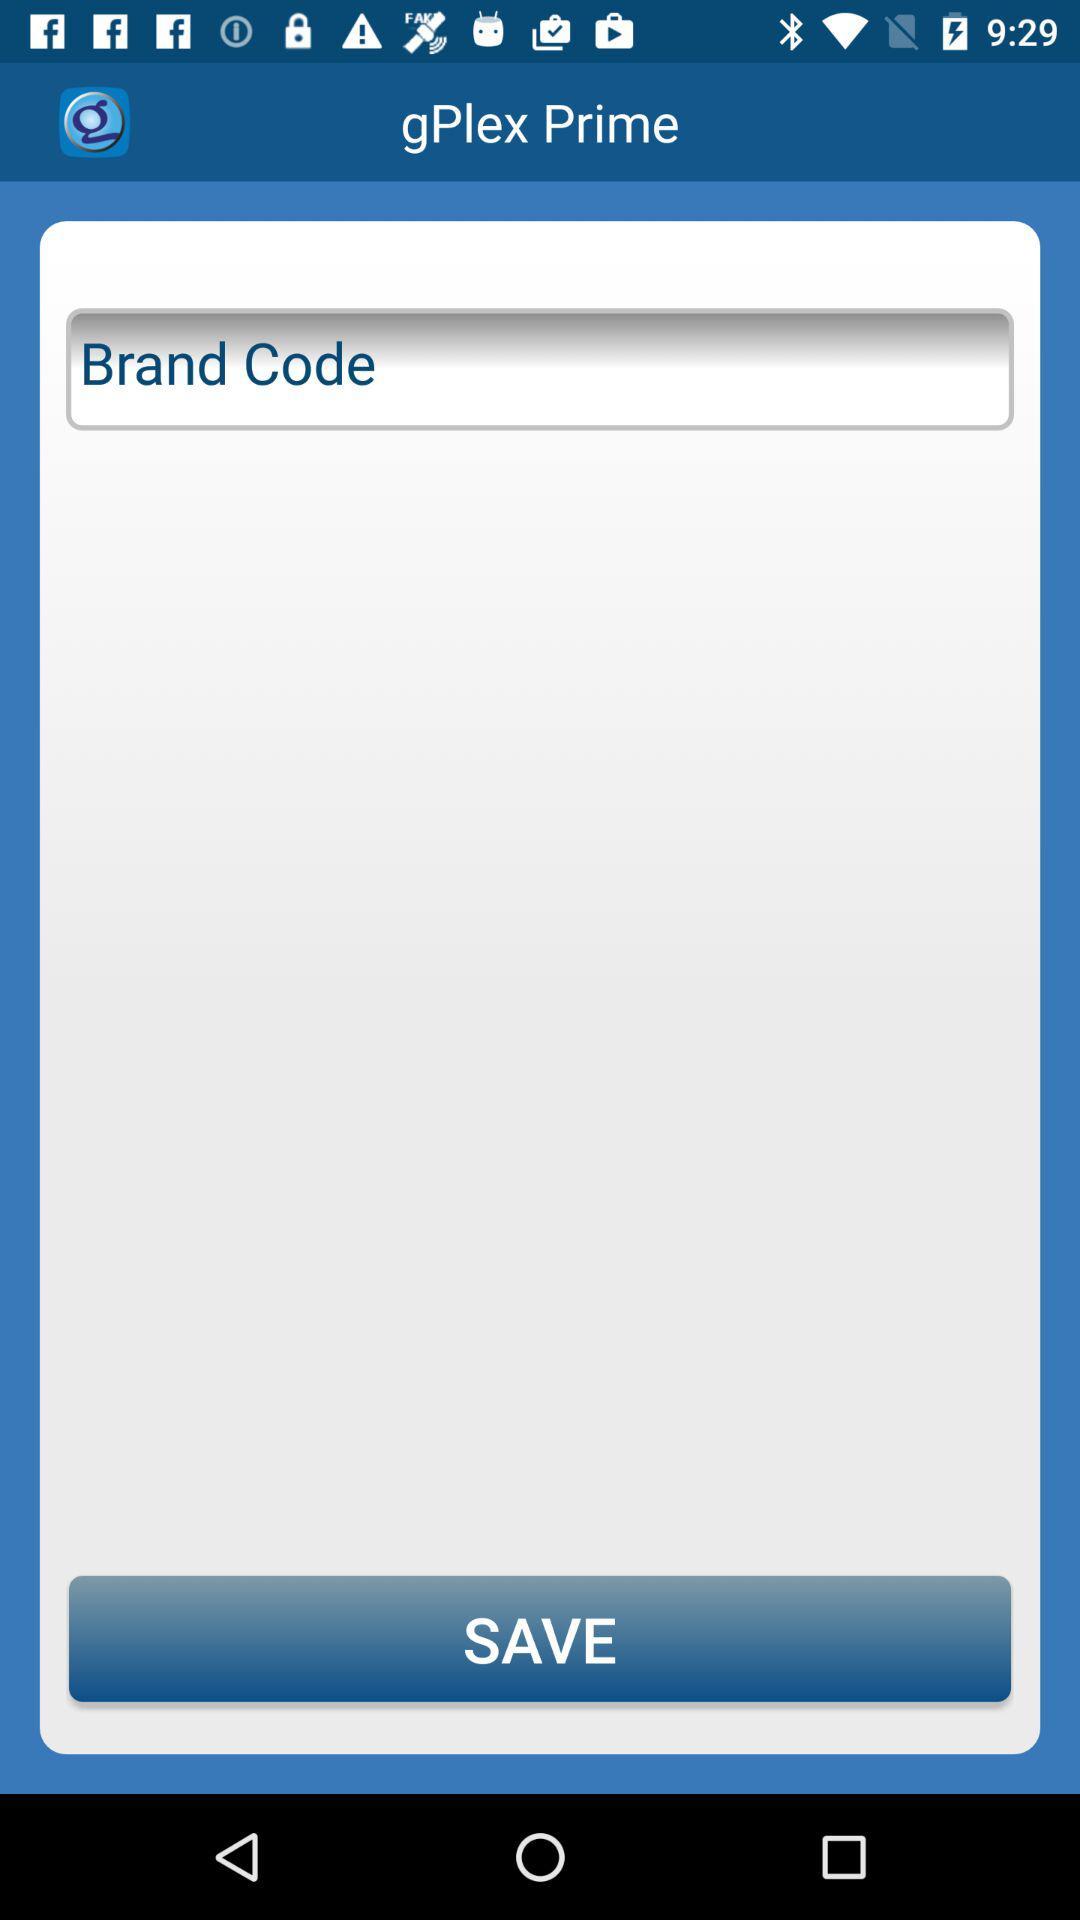 This screenshot has height=1920, width=1080. What do you see at coordinates (540, 365) in the screenshot?
I see `brand code text` at bounding box center [540, 365].